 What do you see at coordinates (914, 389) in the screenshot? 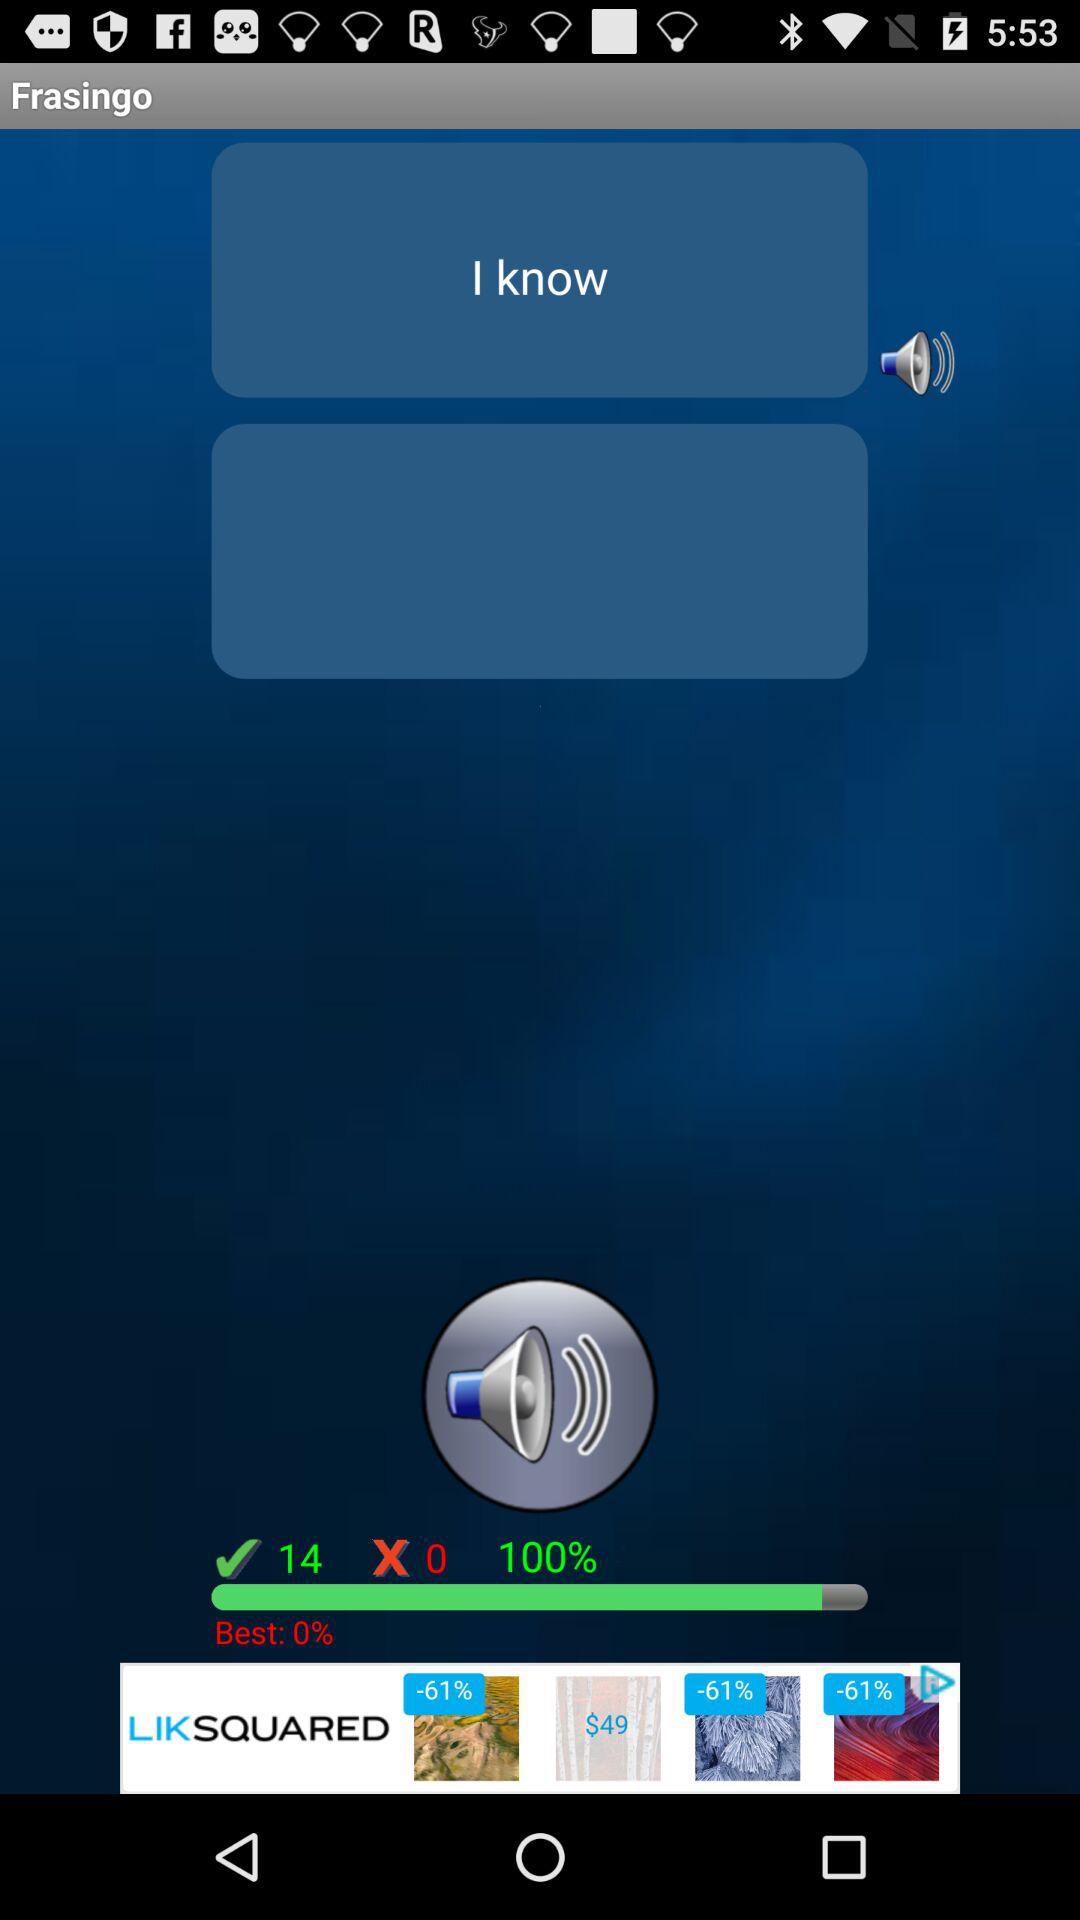
I see `the volume icon` at bounding box center [914, 389].